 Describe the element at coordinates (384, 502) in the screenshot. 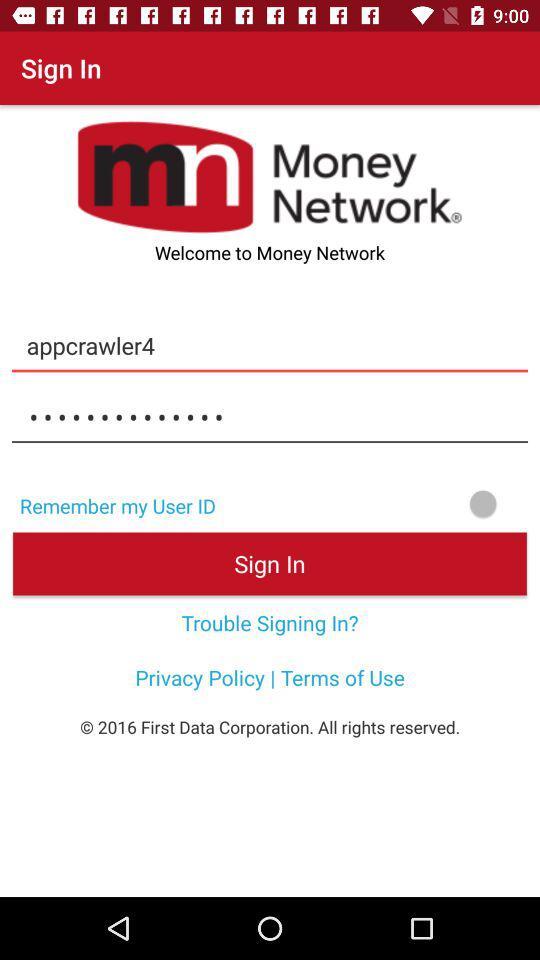

I see `the item above sign in` at that location.